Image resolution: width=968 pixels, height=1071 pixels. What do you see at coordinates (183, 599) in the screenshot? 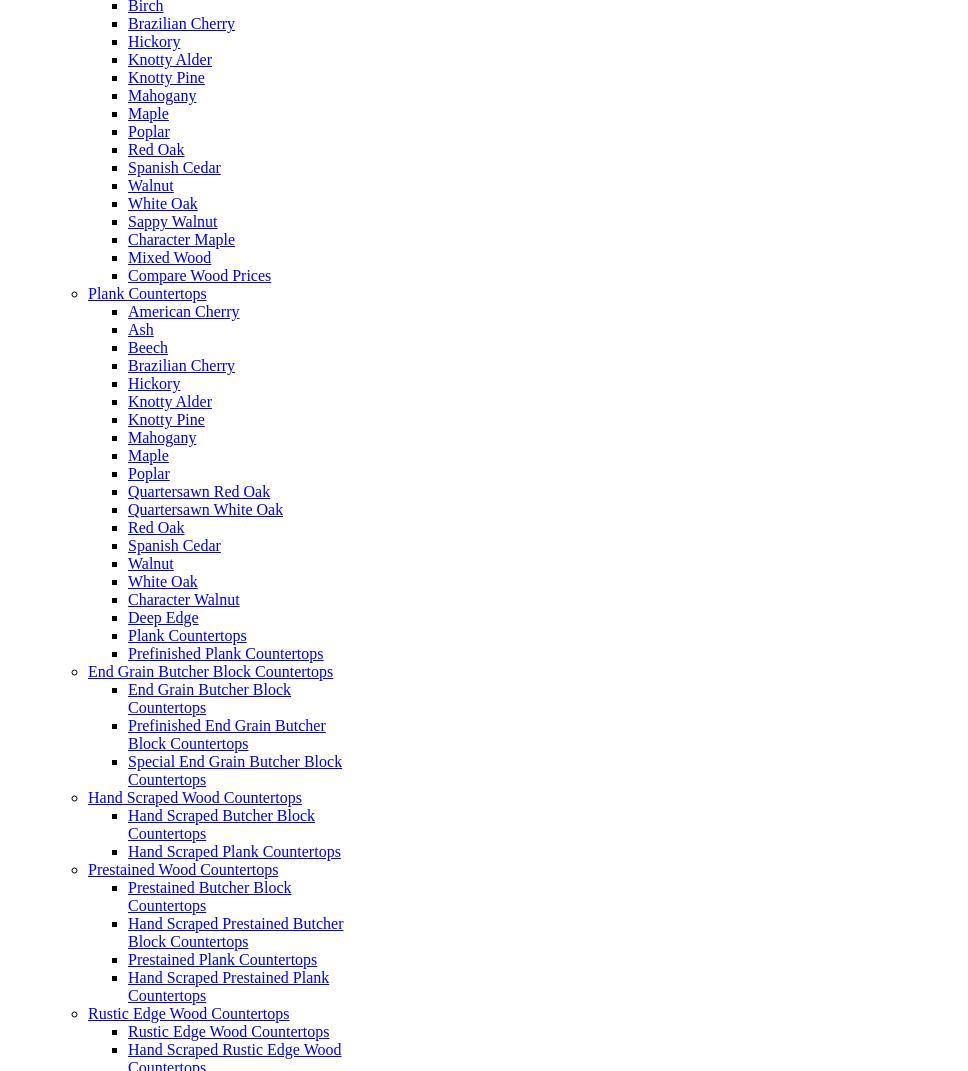
I see `'Character Walnut'` at bounding box center [183, 599].